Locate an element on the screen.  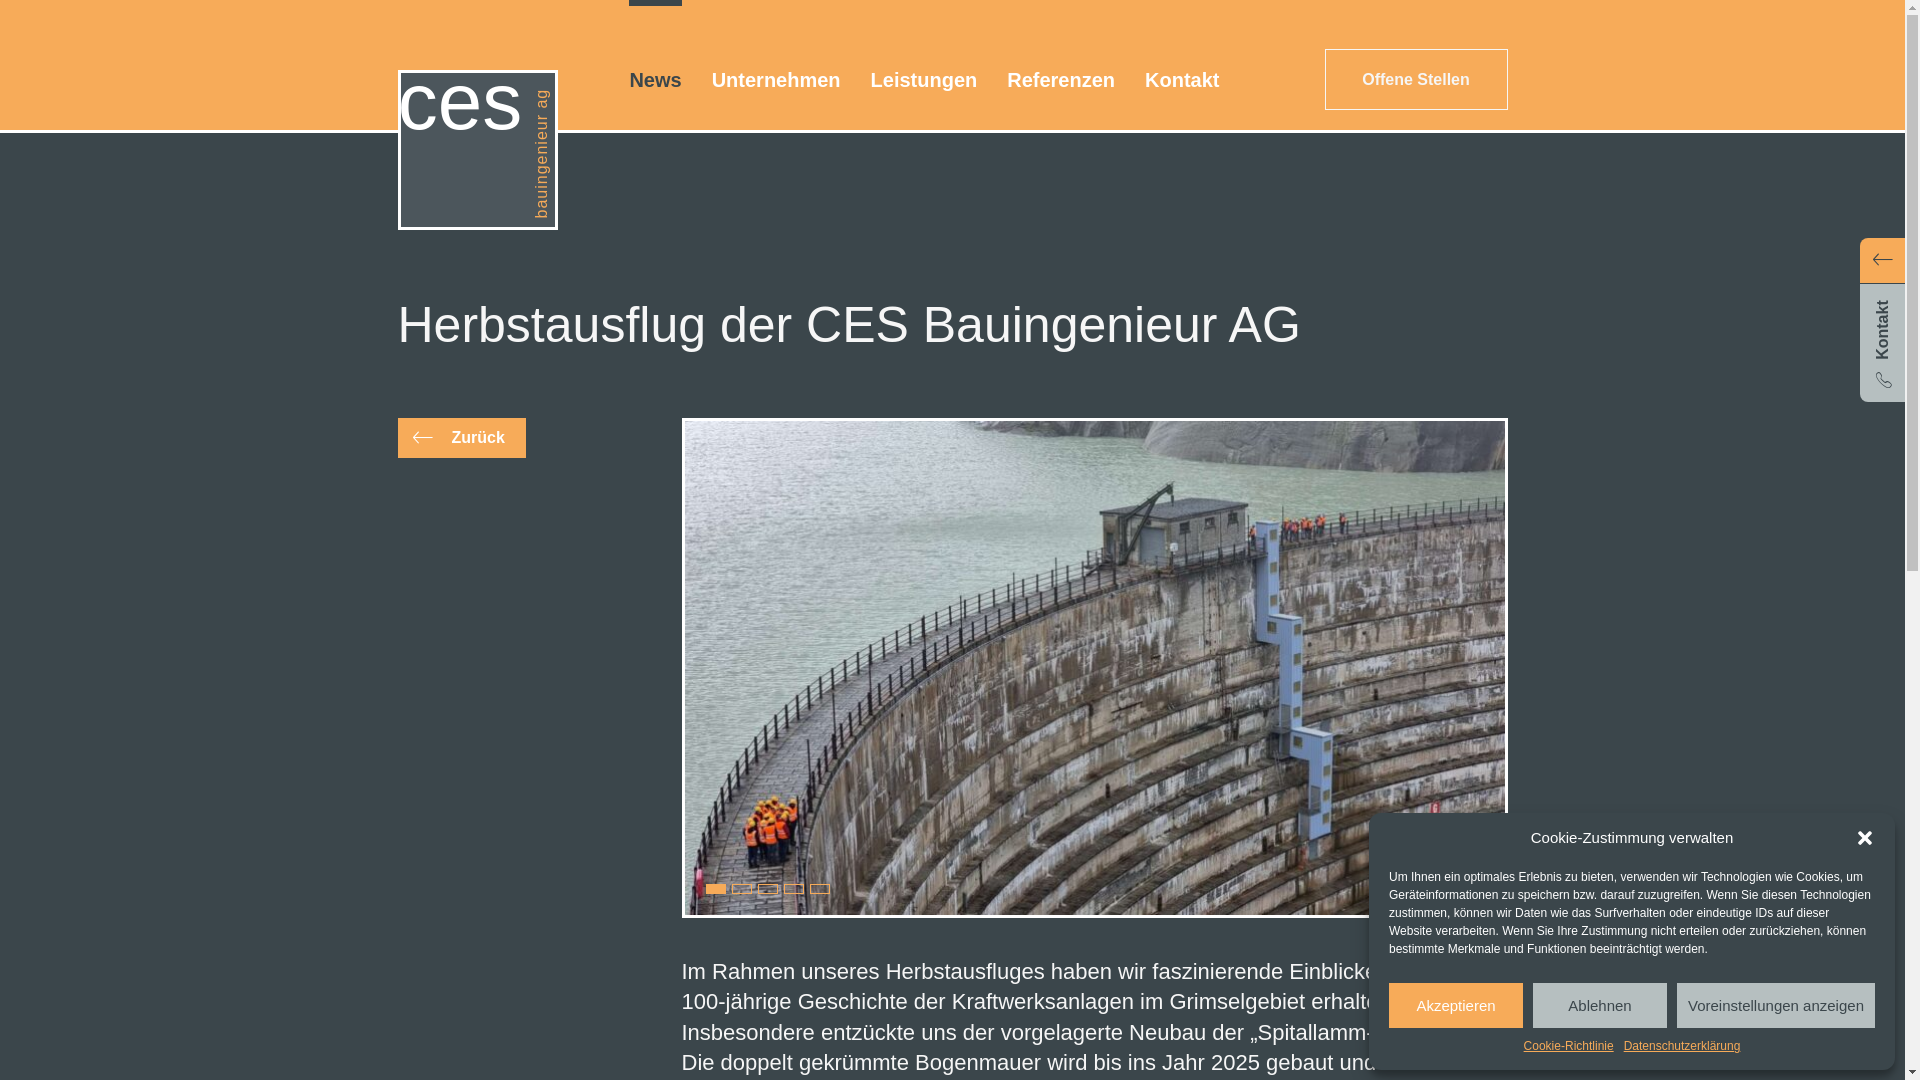
'5' is located at coordinates (820, 887).